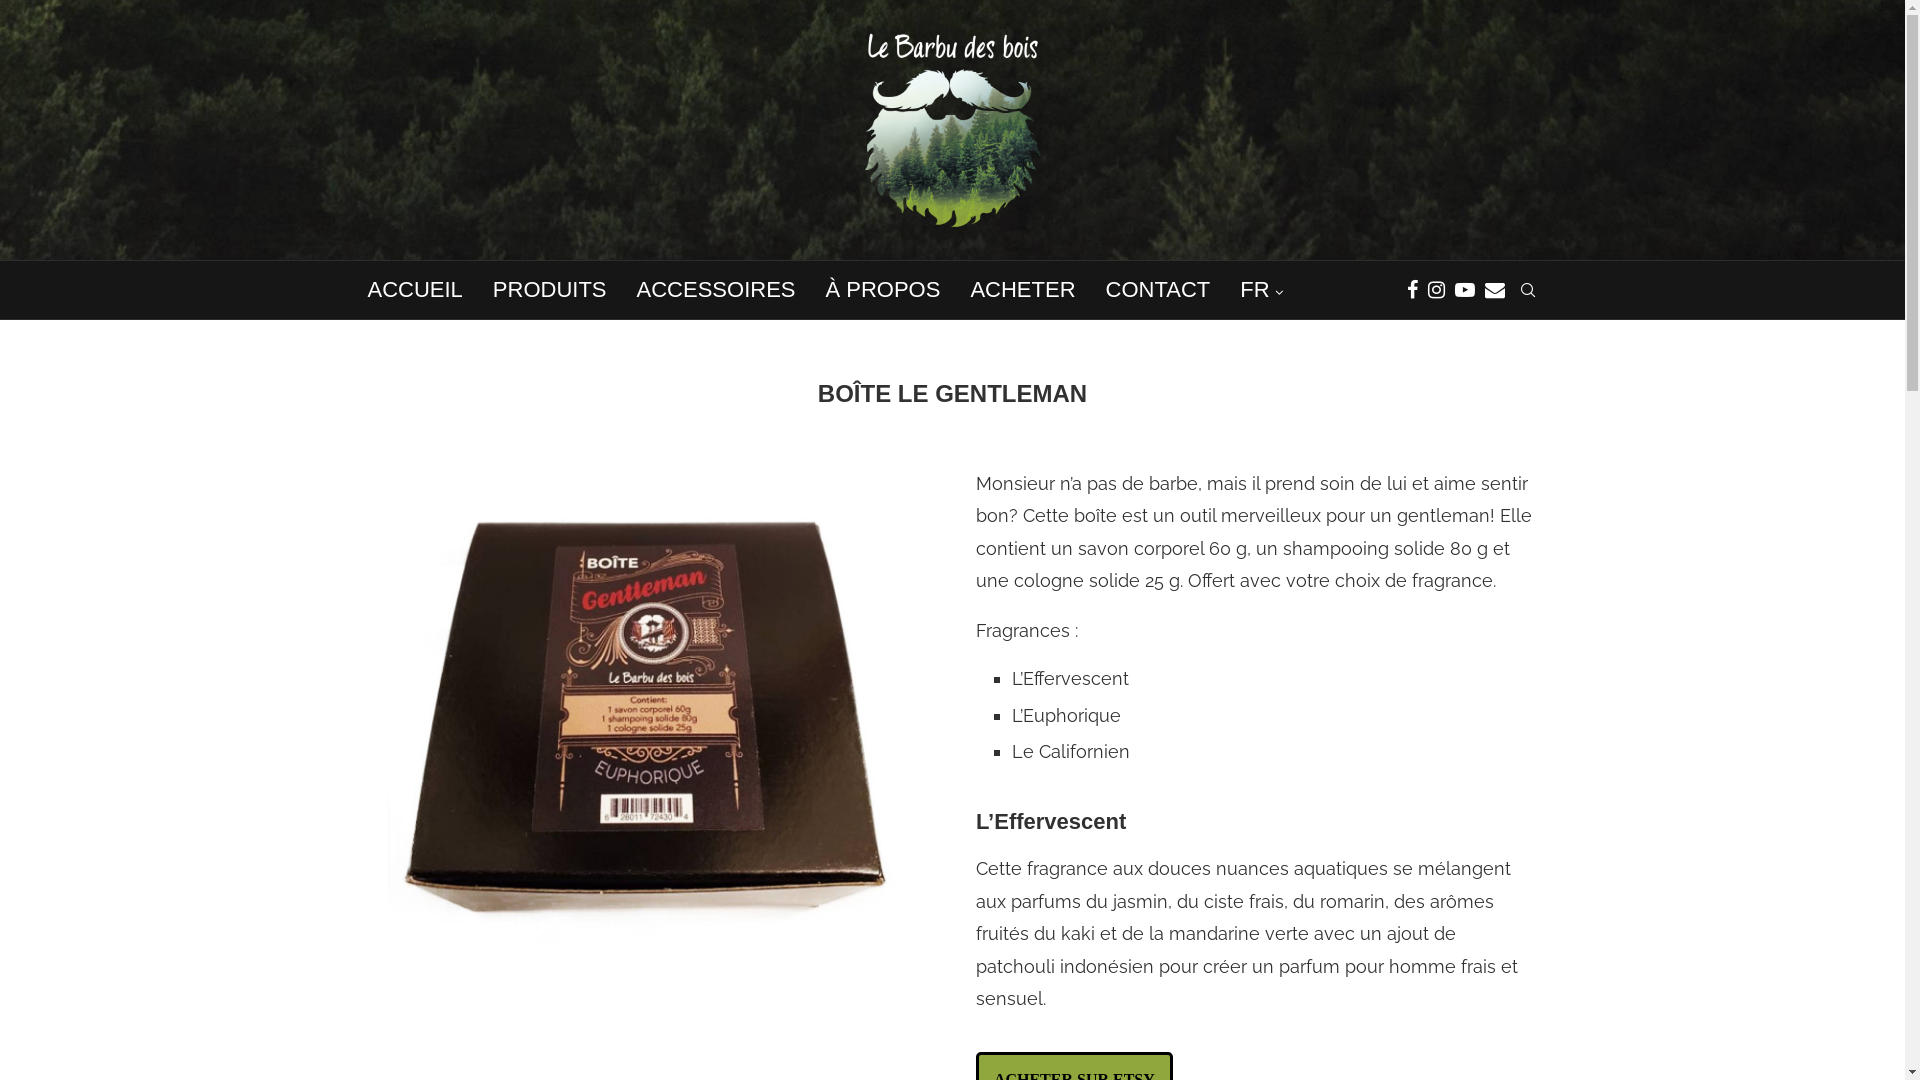  I want to click on 'ACCUEIL', so click(414, 289).